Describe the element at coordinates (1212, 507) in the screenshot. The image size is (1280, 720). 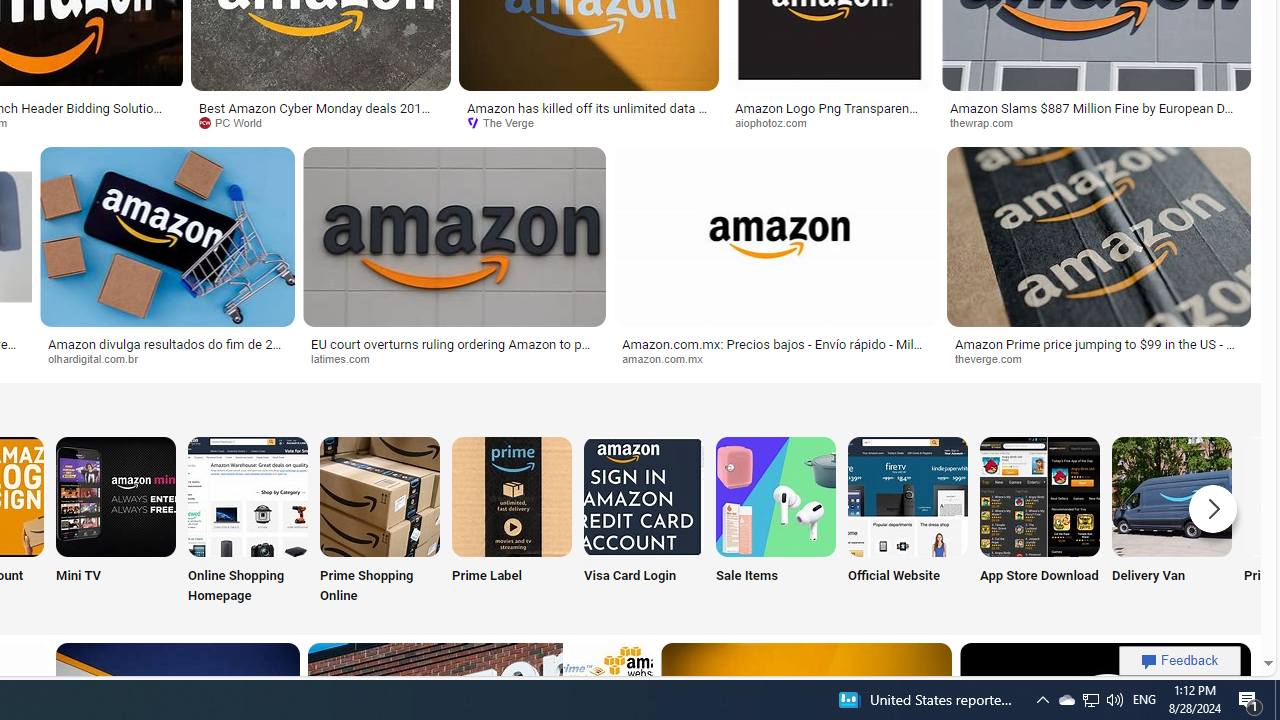
I see `'Scroll more suggestions right'` at that location.